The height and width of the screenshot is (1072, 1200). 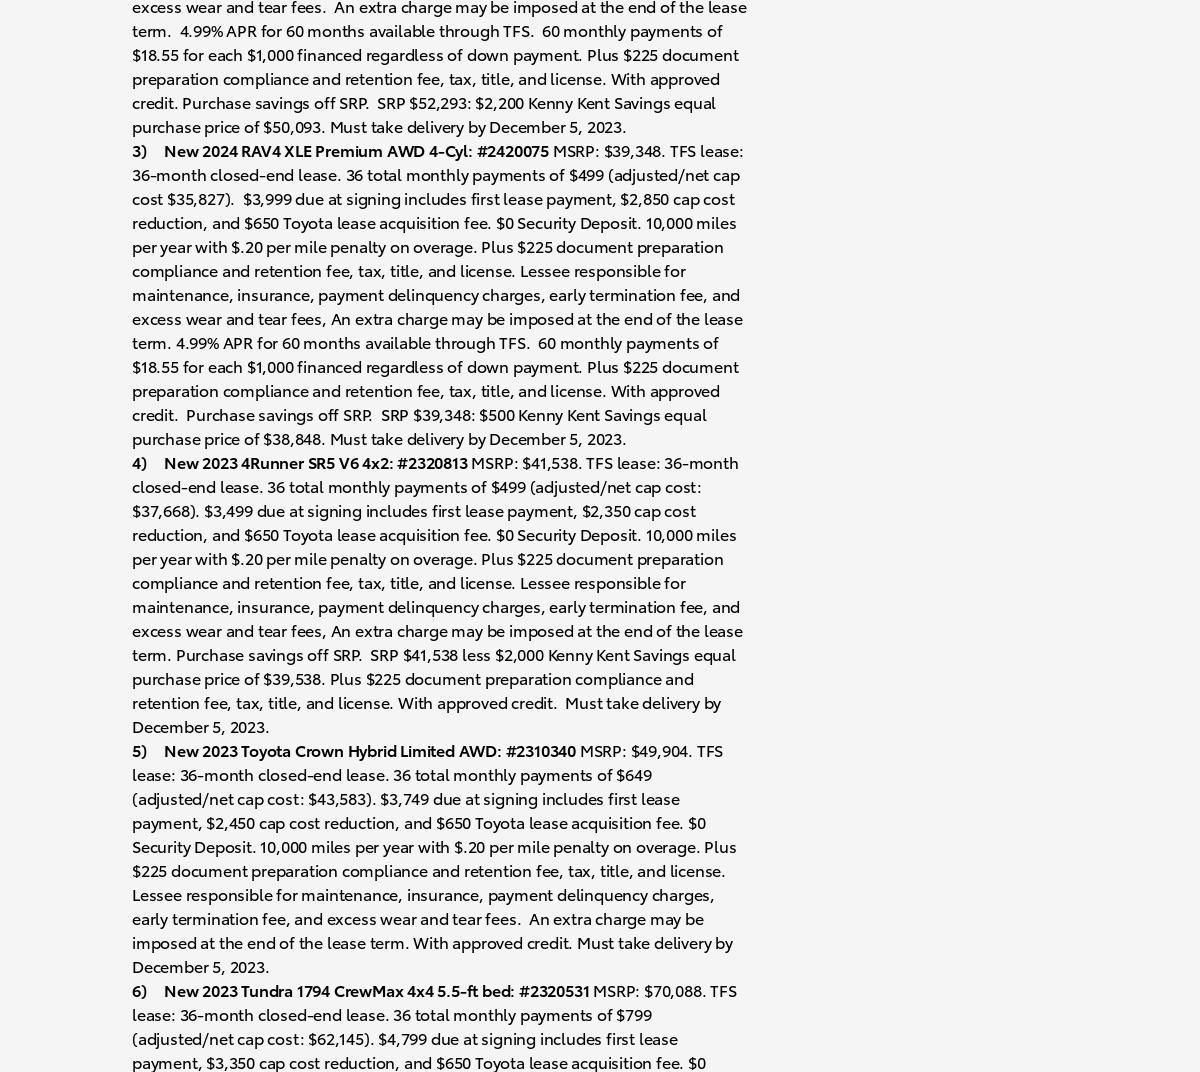 I want to click on 'MSRP: $39,348. TFS lease: 36-month closed-end lease. 36 total monthly payments of $499 (adjusted/net cap cost $35,827).  $3,999 due at signing includes first lease payment, $2,850 cap cost reduction, and $650 Toyota lease acquisition fee. $0 Security Deposit. 10,000 miles per year with $.20 per mile penalty on overage. Plus $225 document preparation compliance and retention fee, tax, title, and license. Lessee responsible for maintenance, insurance, payment delinquency charges, early termination fee, and excess wear and tear fees, An extra charge may be imposed at the end of the lease term. 4.99% APR for 60 months available through TFS.  60 monthly payments of $18.55 for each $1,000 financed regardless of down payment. Plus $225 document preparation compliance and retention fee, tax, title, and license. With approved credit.  Purchase savings off SRP.  SRP $39,348: $500 Kenny Kent Savings equal purchase price of $38,848. Must take delivery by December 5, 2023.', so click(x=437, y=291).